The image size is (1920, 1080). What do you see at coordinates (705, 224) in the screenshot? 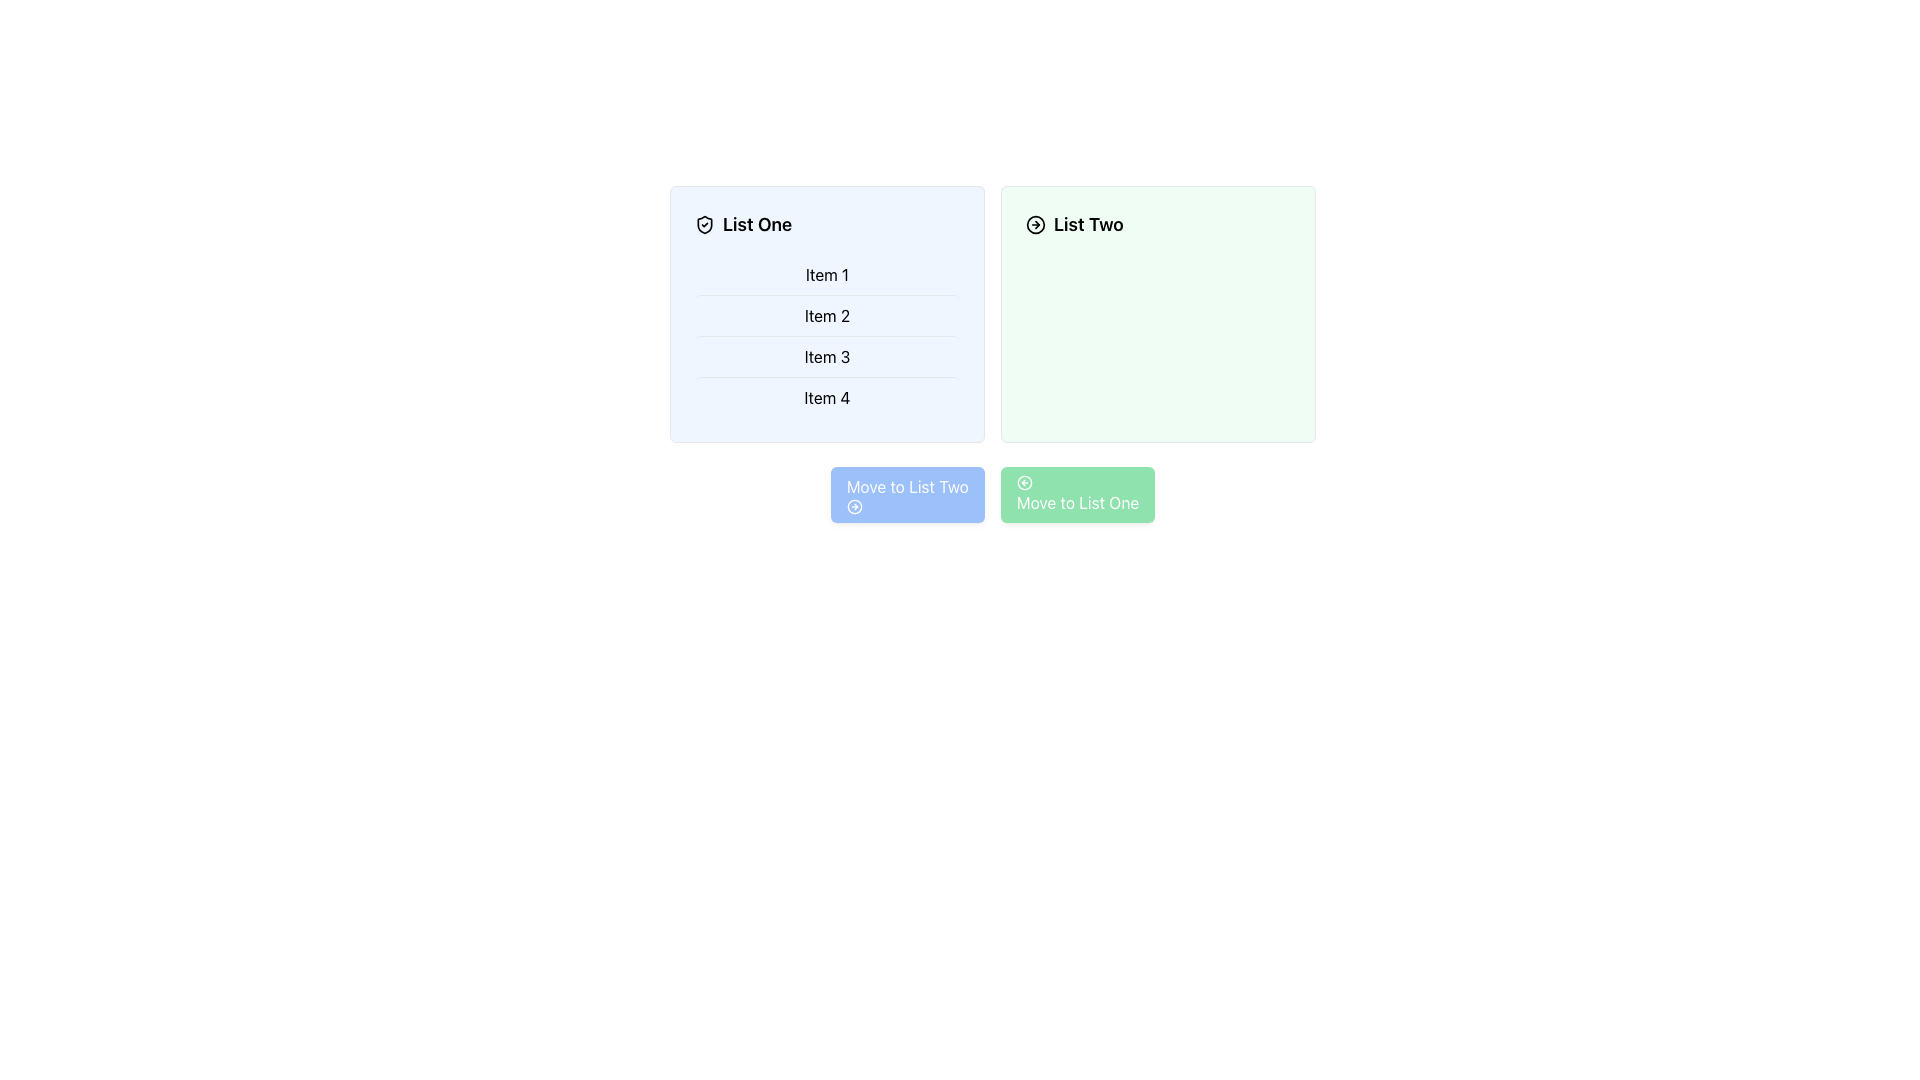
I see `the visual indicator icon located to the left of the text 'List One' within the light blue box` at bounding box center [705, 224].